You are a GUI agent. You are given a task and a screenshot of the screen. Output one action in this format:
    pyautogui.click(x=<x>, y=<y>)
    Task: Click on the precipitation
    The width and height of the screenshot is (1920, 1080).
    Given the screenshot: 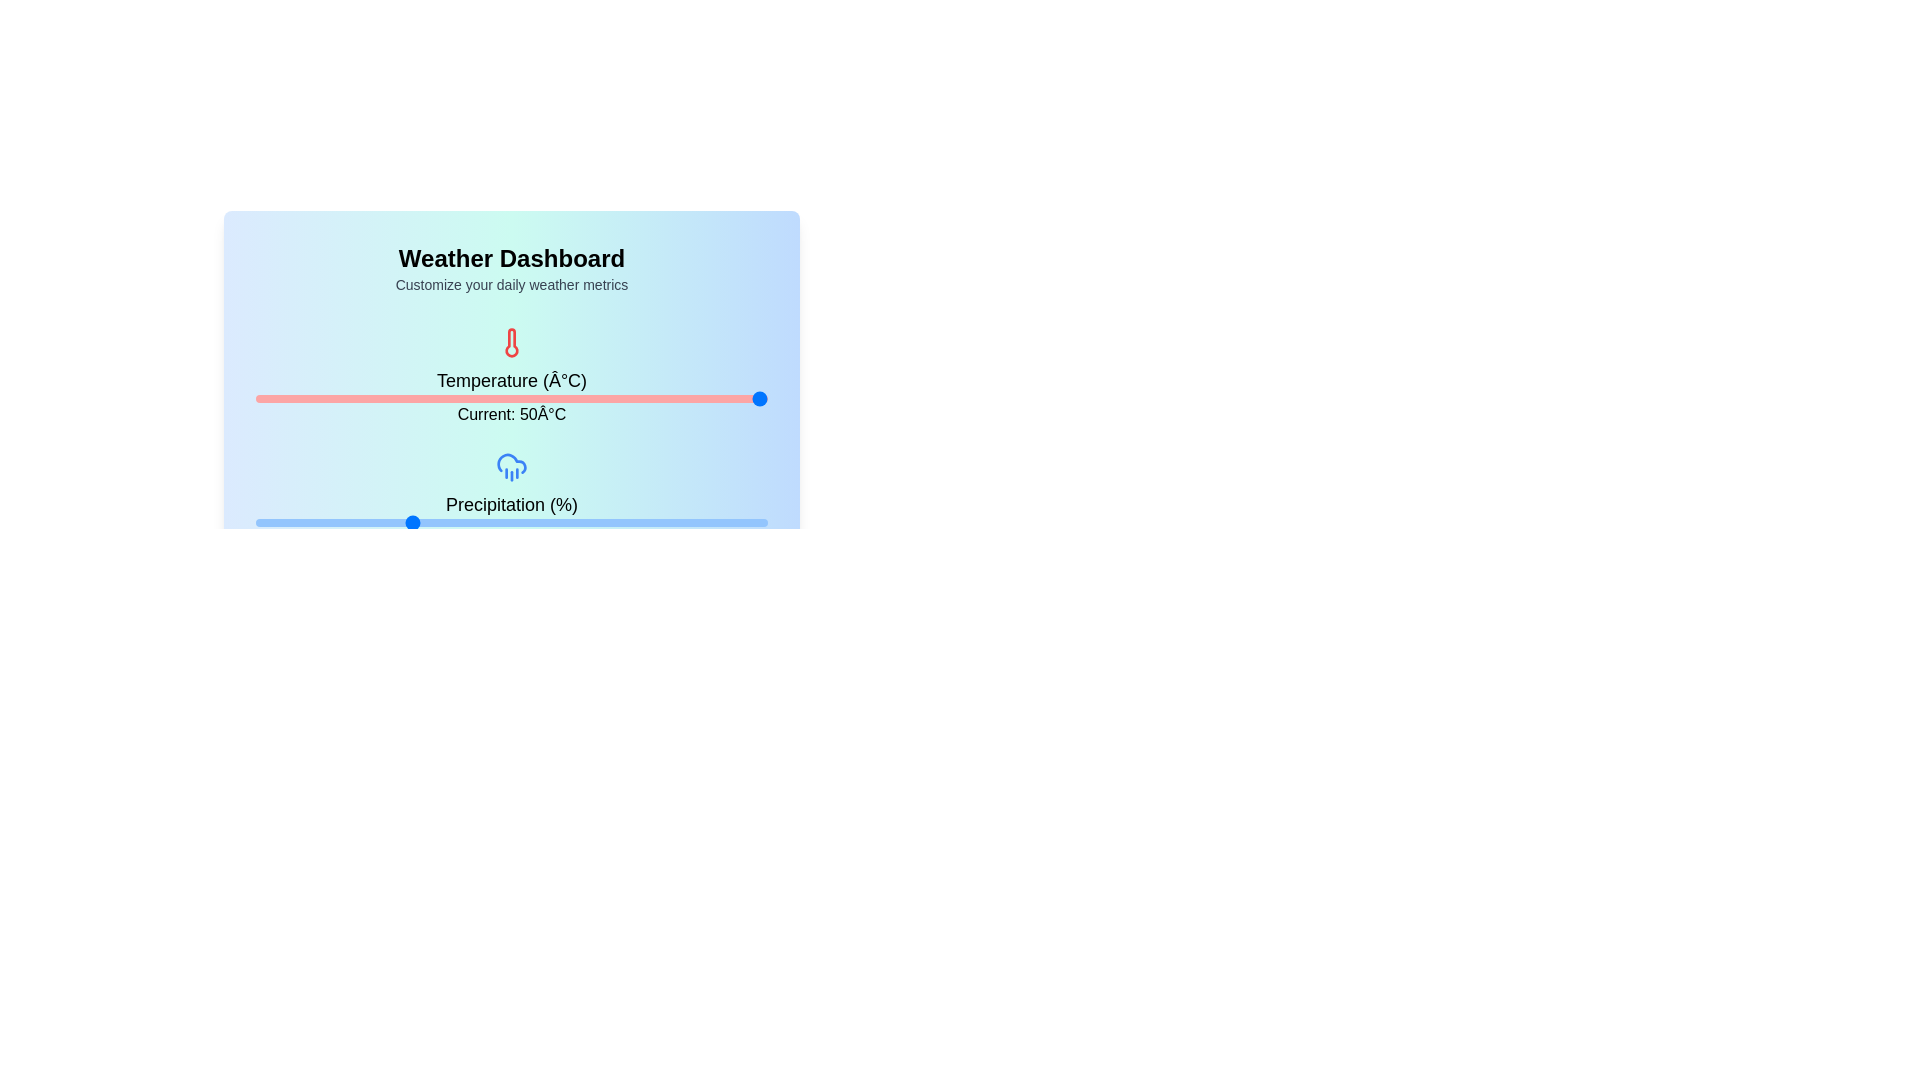 What is the action you would take?
    pyautogui.click(x=337, y=522)
    